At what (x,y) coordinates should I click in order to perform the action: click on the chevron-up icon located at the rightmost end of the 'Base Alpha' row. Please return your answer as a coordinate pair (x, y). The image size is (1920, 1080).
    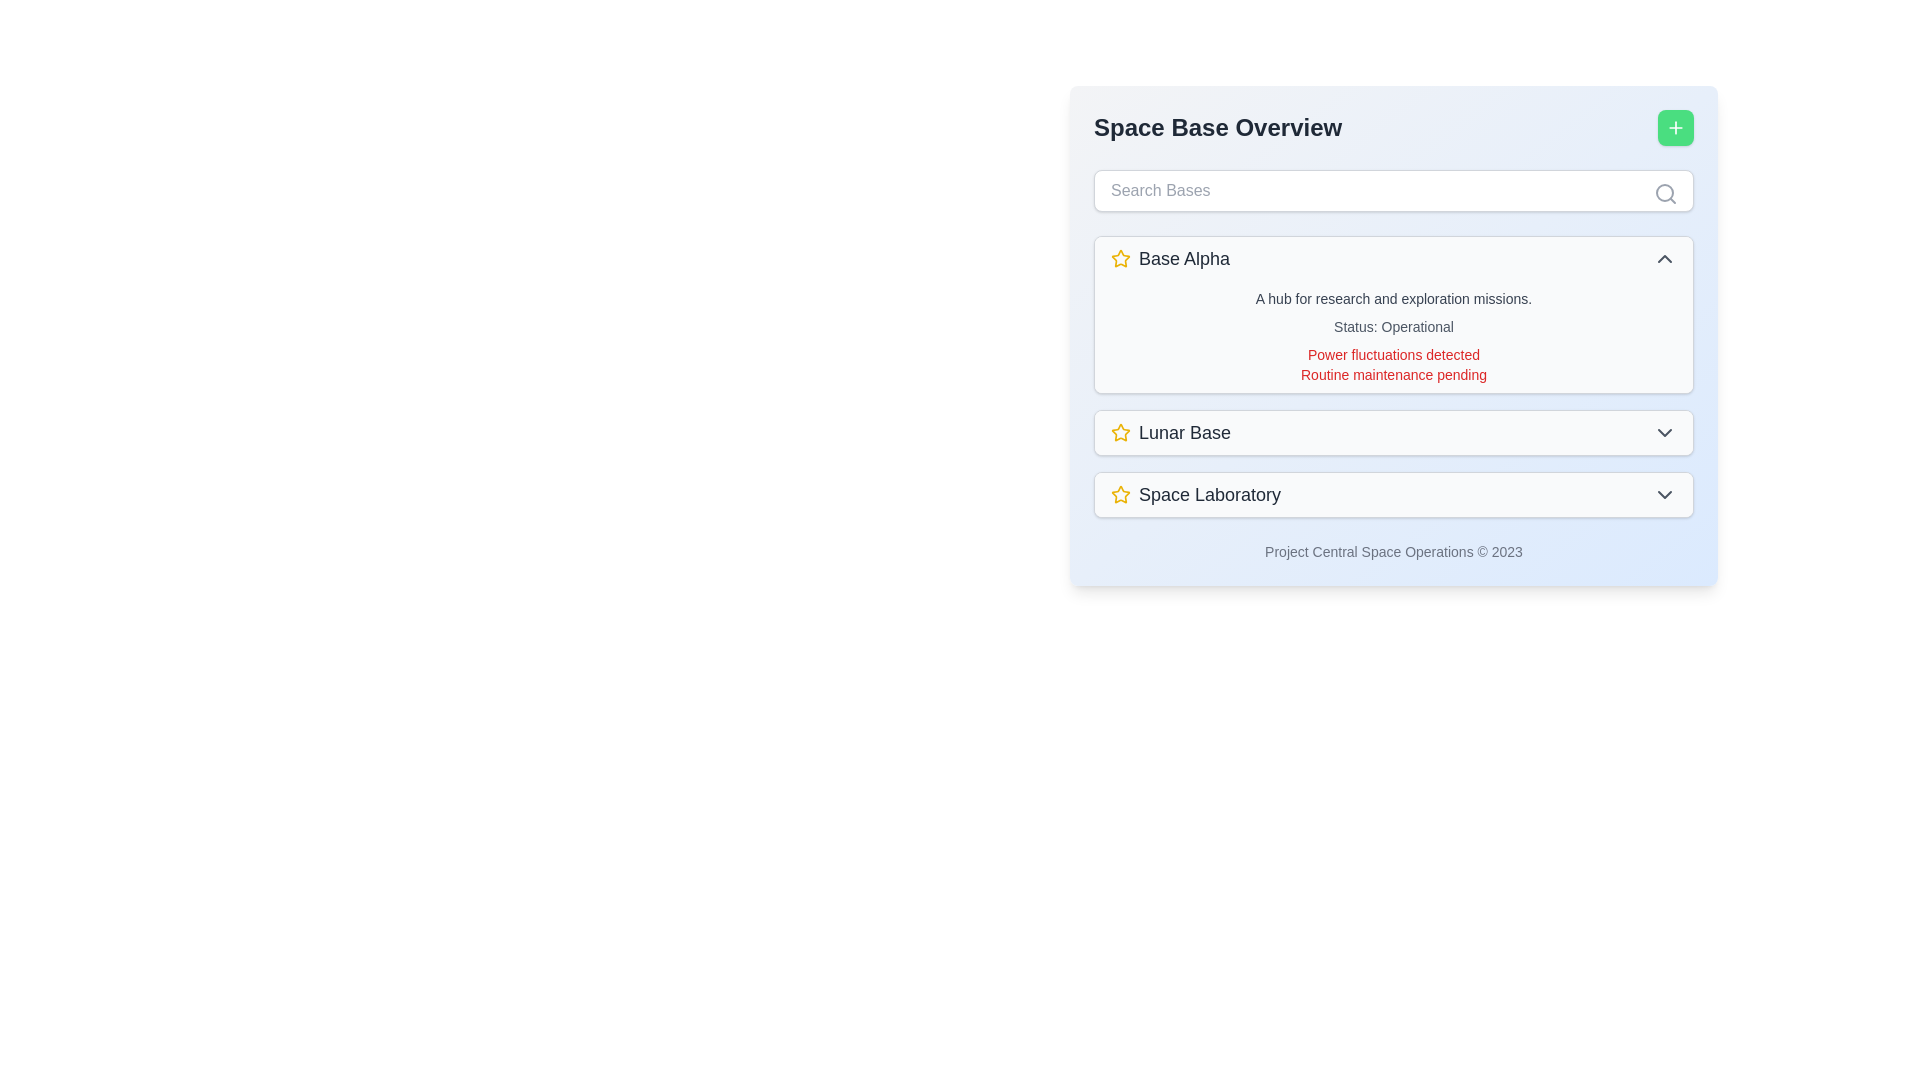
    Looking at the image, I should click on (1665, 257).